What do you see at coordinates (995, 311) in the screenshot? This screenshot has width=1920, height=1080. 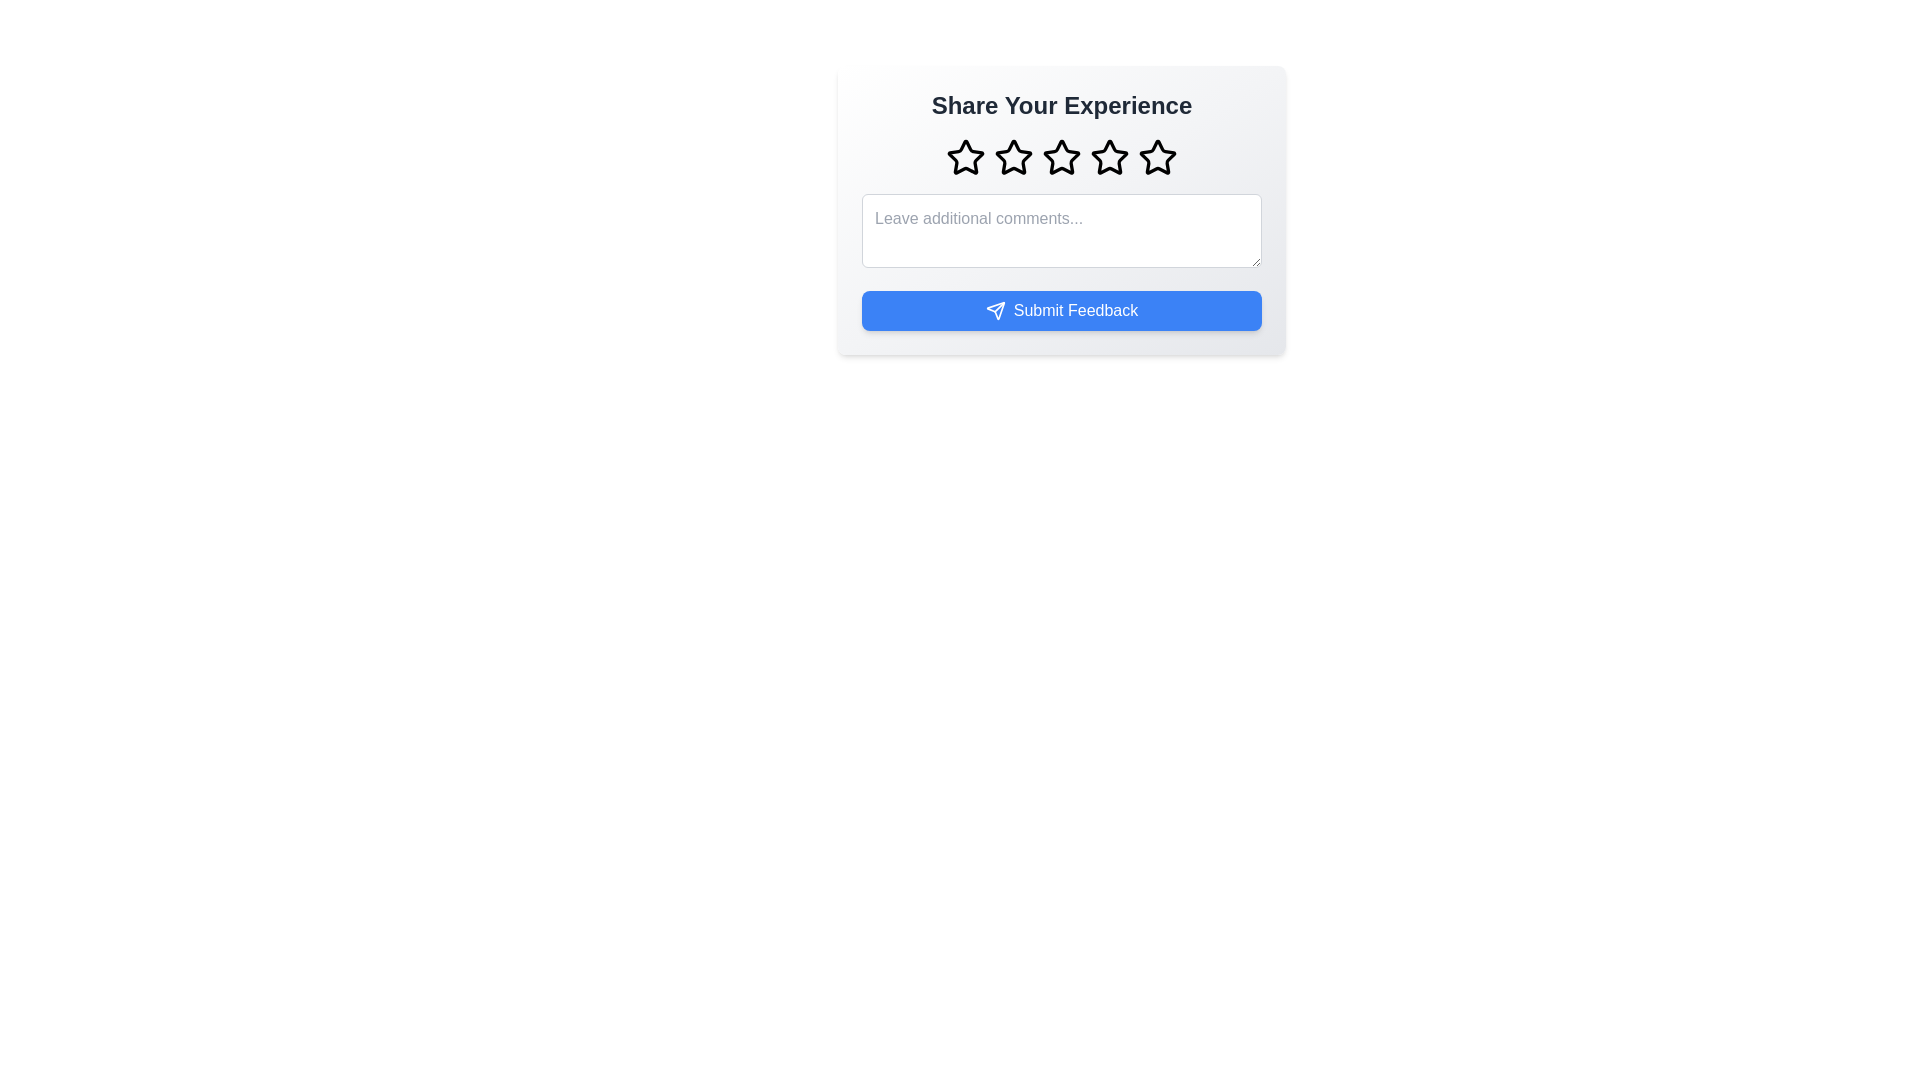 I see `the small send icon, which is a paper plane symbol in outline form, located to the left of the 'Submit Feedback' text label` at bounding box center [995, 311].